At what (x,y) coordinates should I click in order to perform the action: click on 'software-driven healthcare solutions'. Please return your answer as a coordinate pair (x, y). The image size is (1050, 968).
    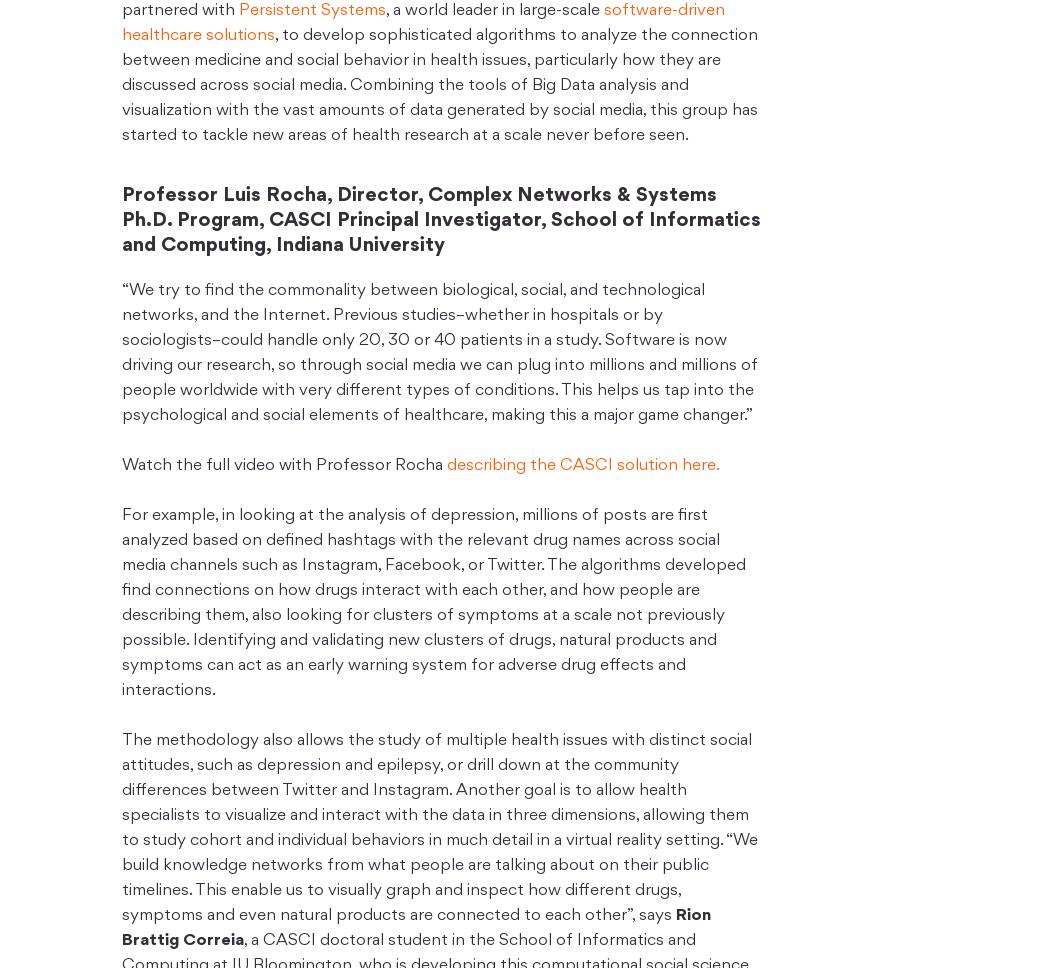
    Looking at the image, I should click on (422, 23).